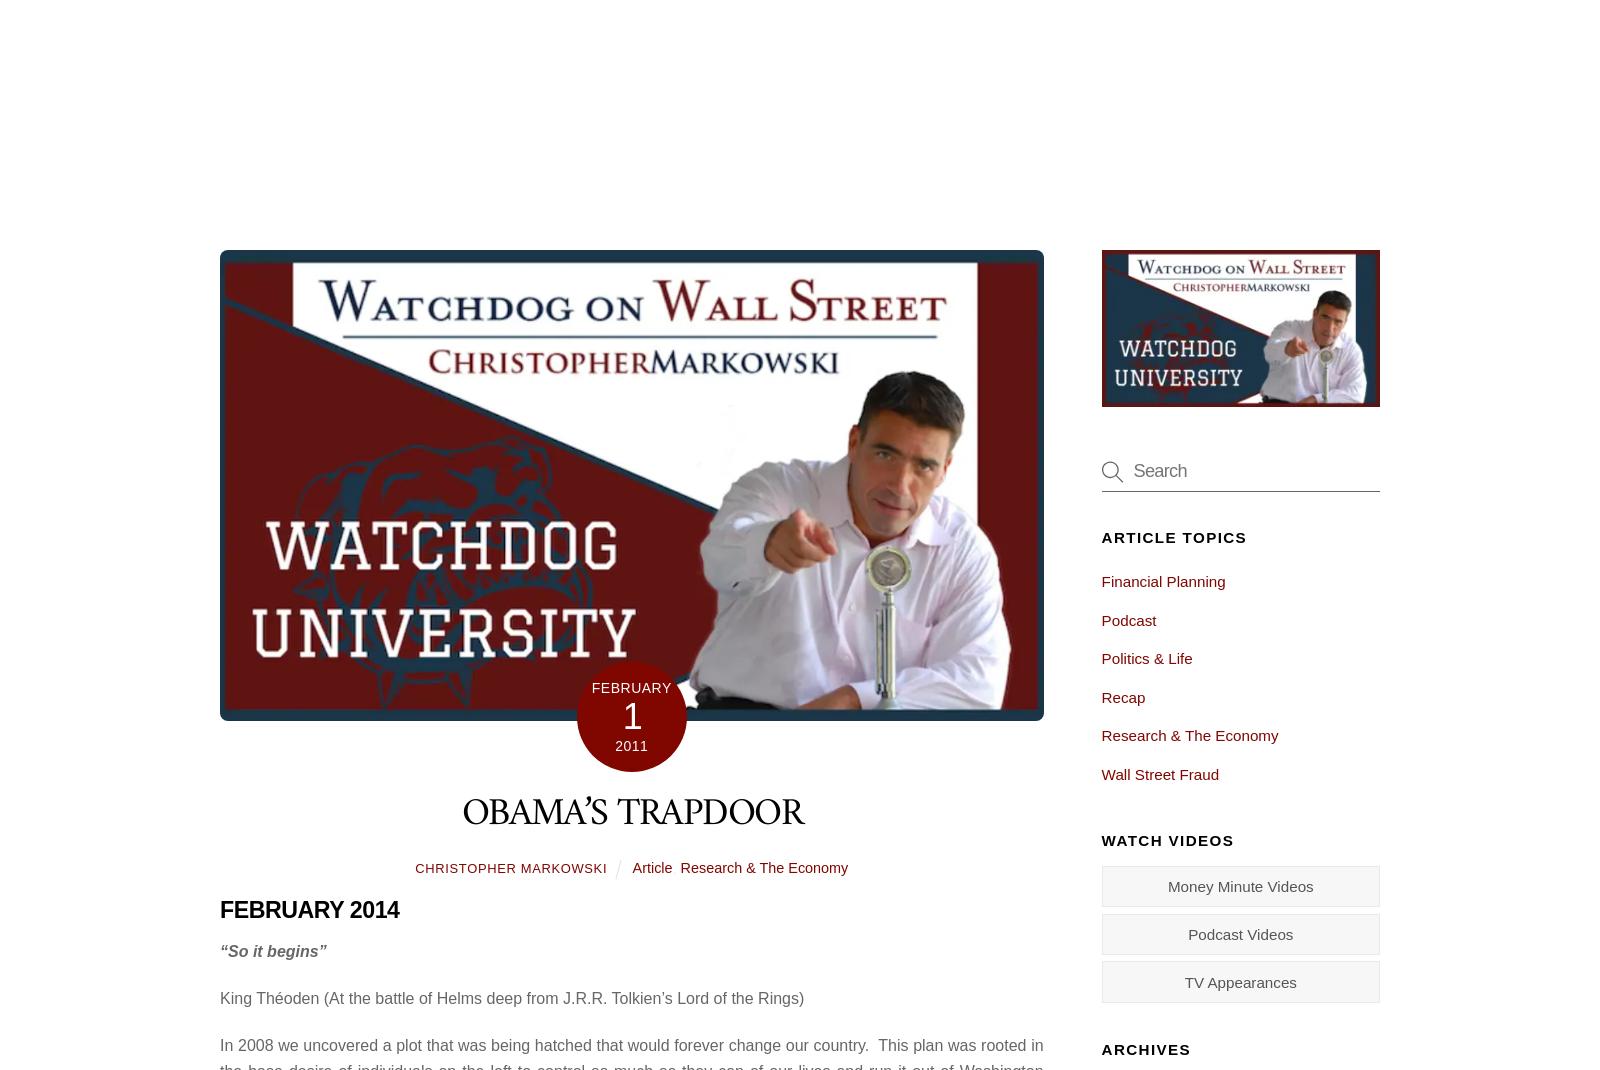 The height and width of the screenshot is (1070, 1600). Describe the element at coordinates (842, 1012) in the screenshot. I see `'Check out a nice article about us on LWR LIFE Magazine!'` at that location.